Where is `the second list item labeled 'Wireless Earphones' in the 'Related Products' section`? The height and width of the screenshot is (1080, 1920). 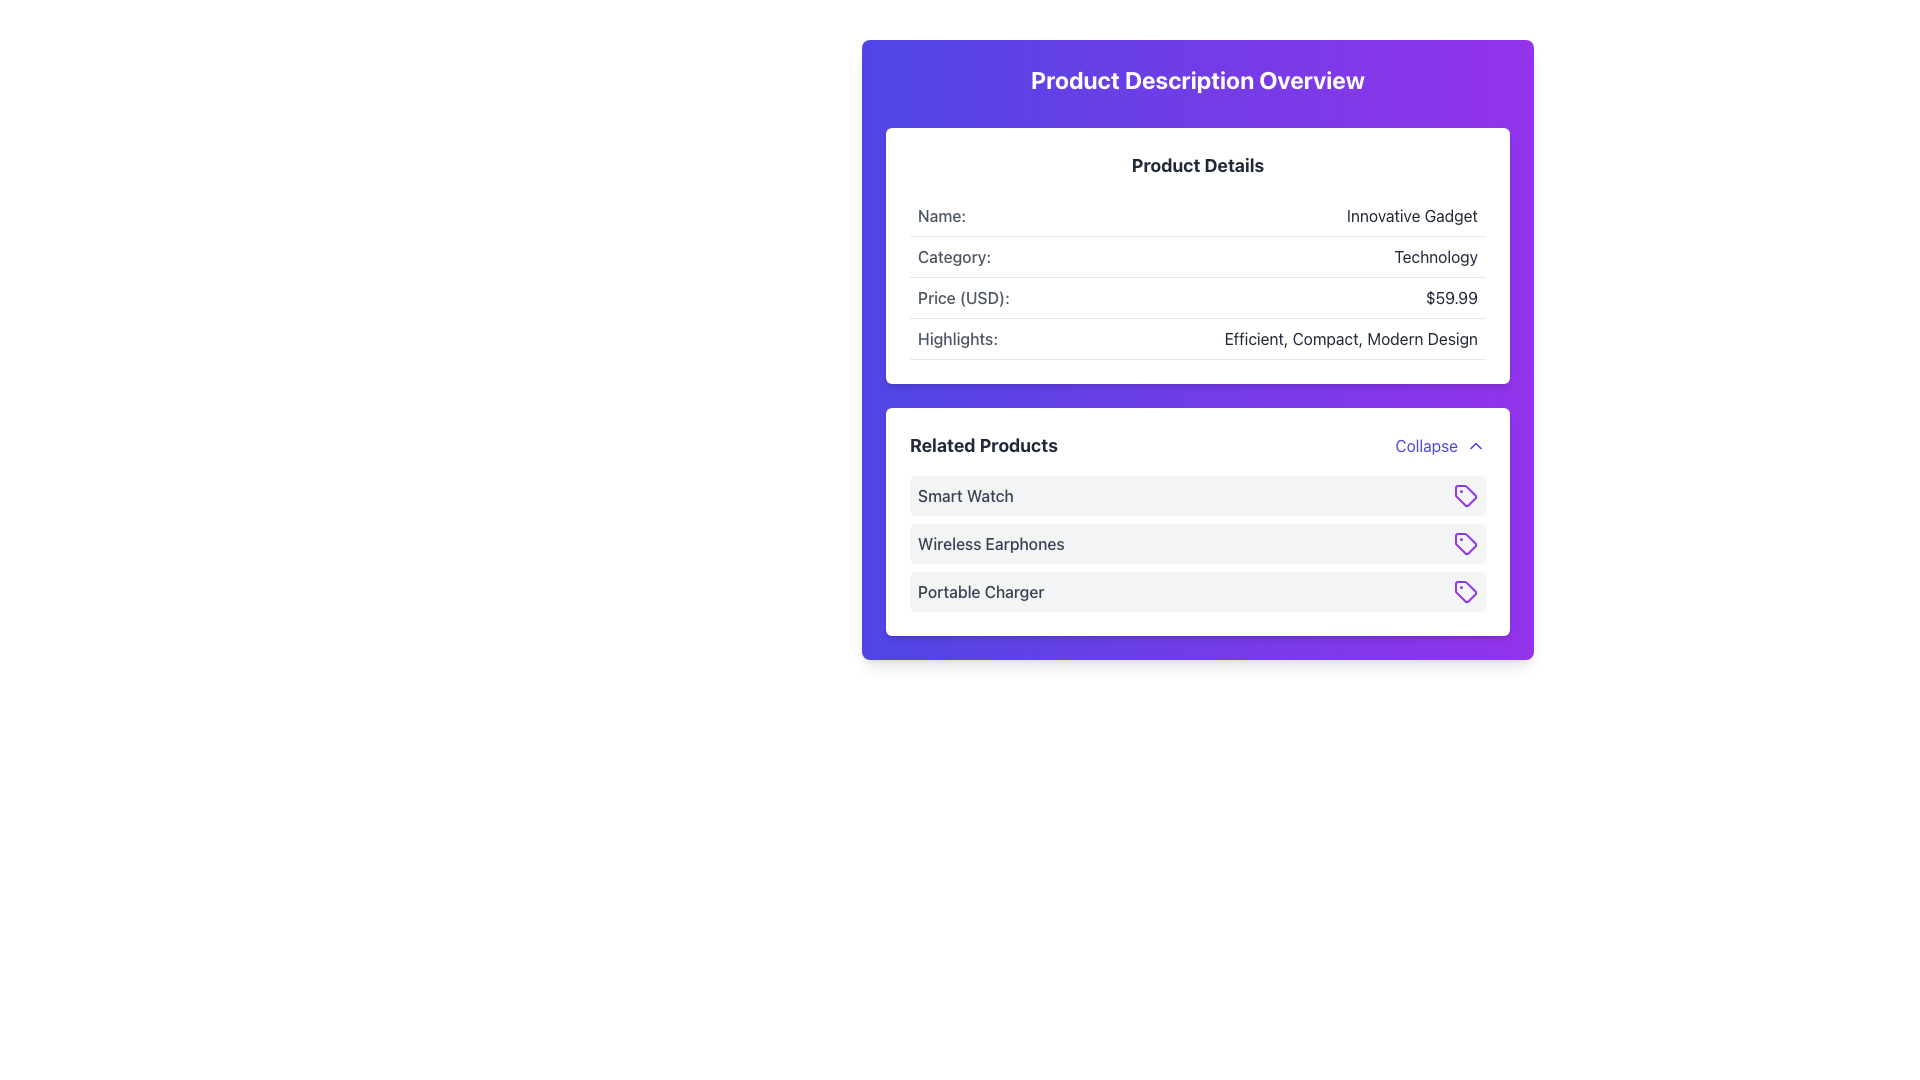 the second list item labeled 'Wireless Earphones' in the 'Related Products' section is located at coordinates (1198, 543).